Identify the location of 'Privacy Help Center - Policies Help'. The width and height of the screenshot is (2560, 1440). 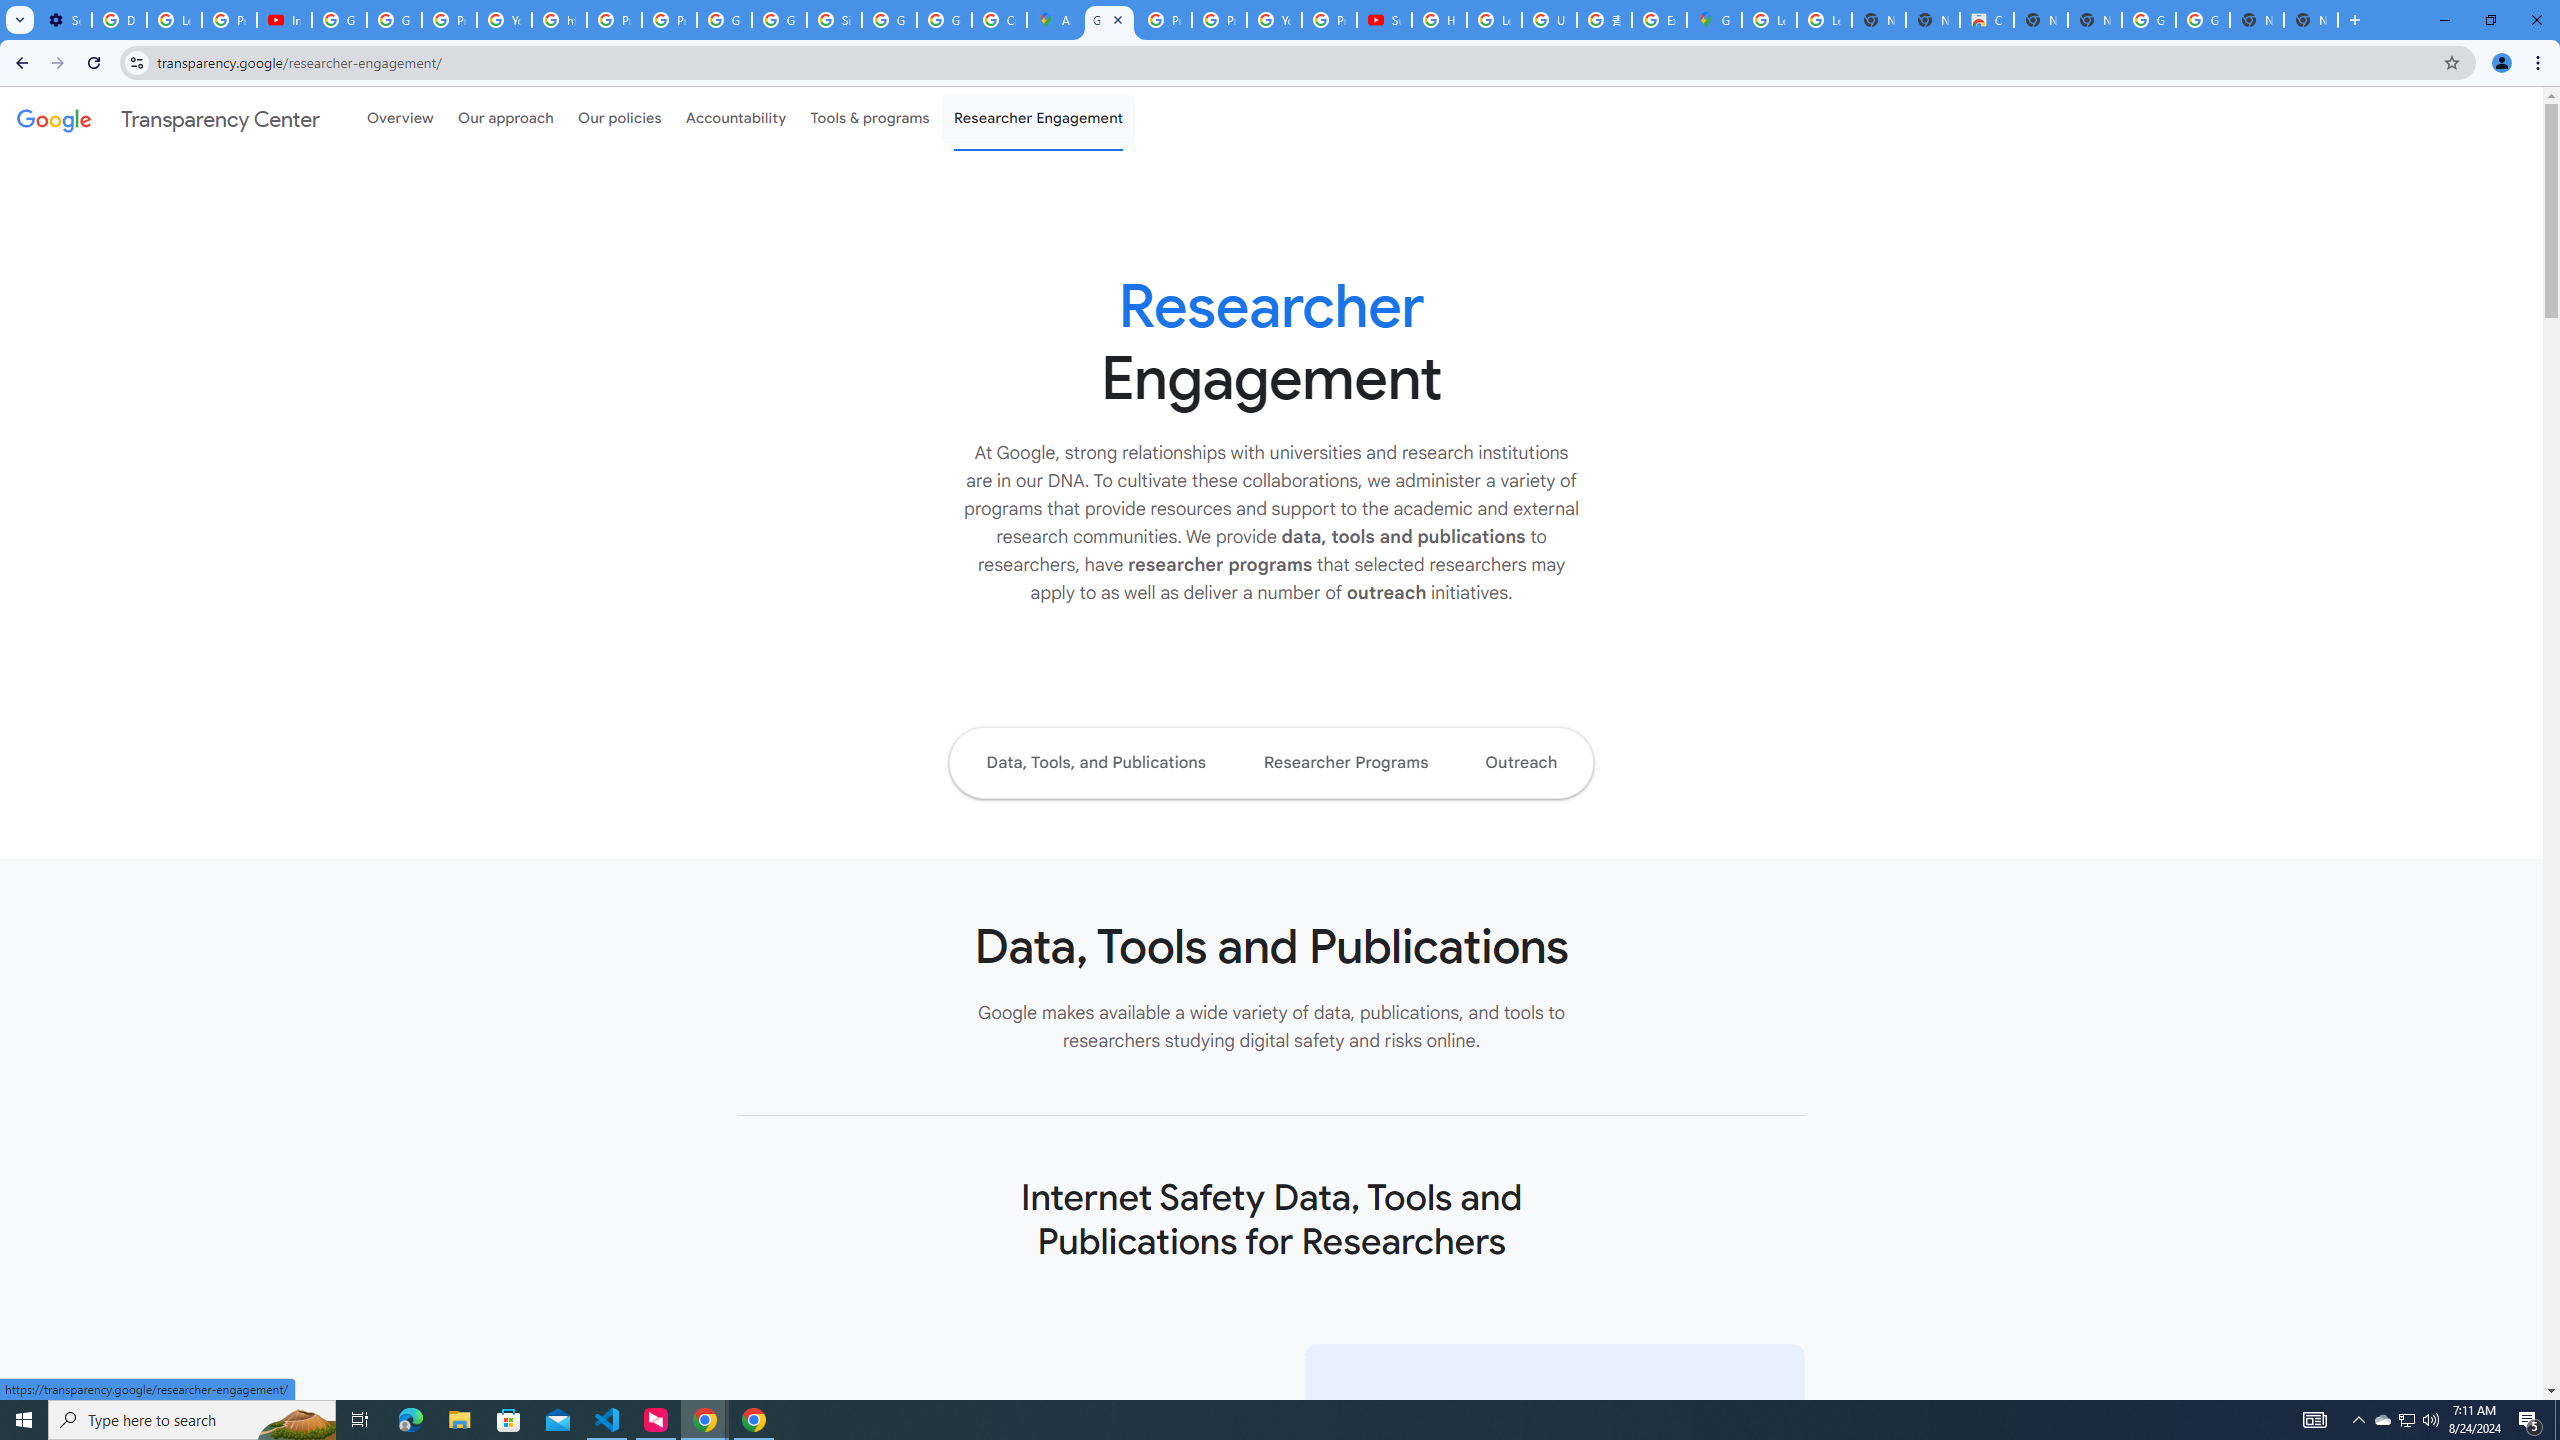
(1218, 19).